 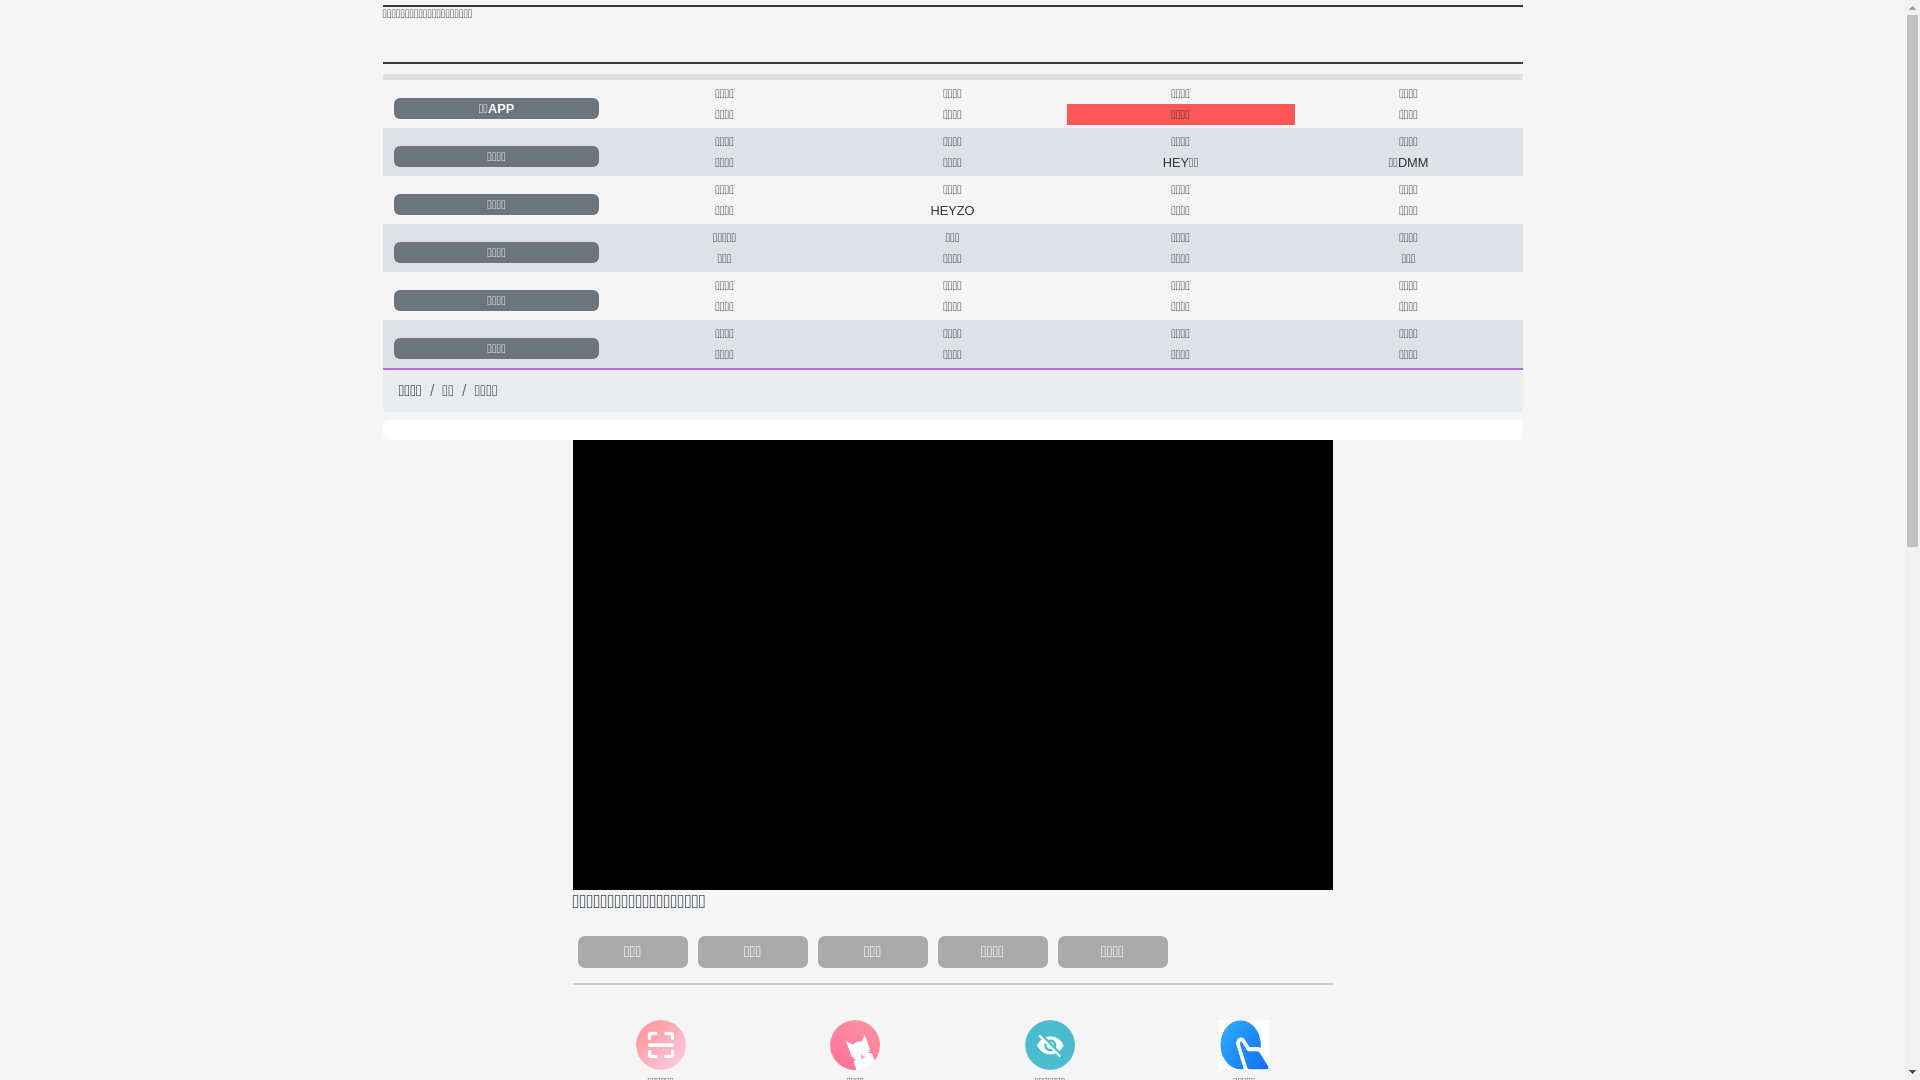 What do you see at coordinates (951, 210) in the screenshot?
I see `'HEYZO'` at bounding box center [951, 210].